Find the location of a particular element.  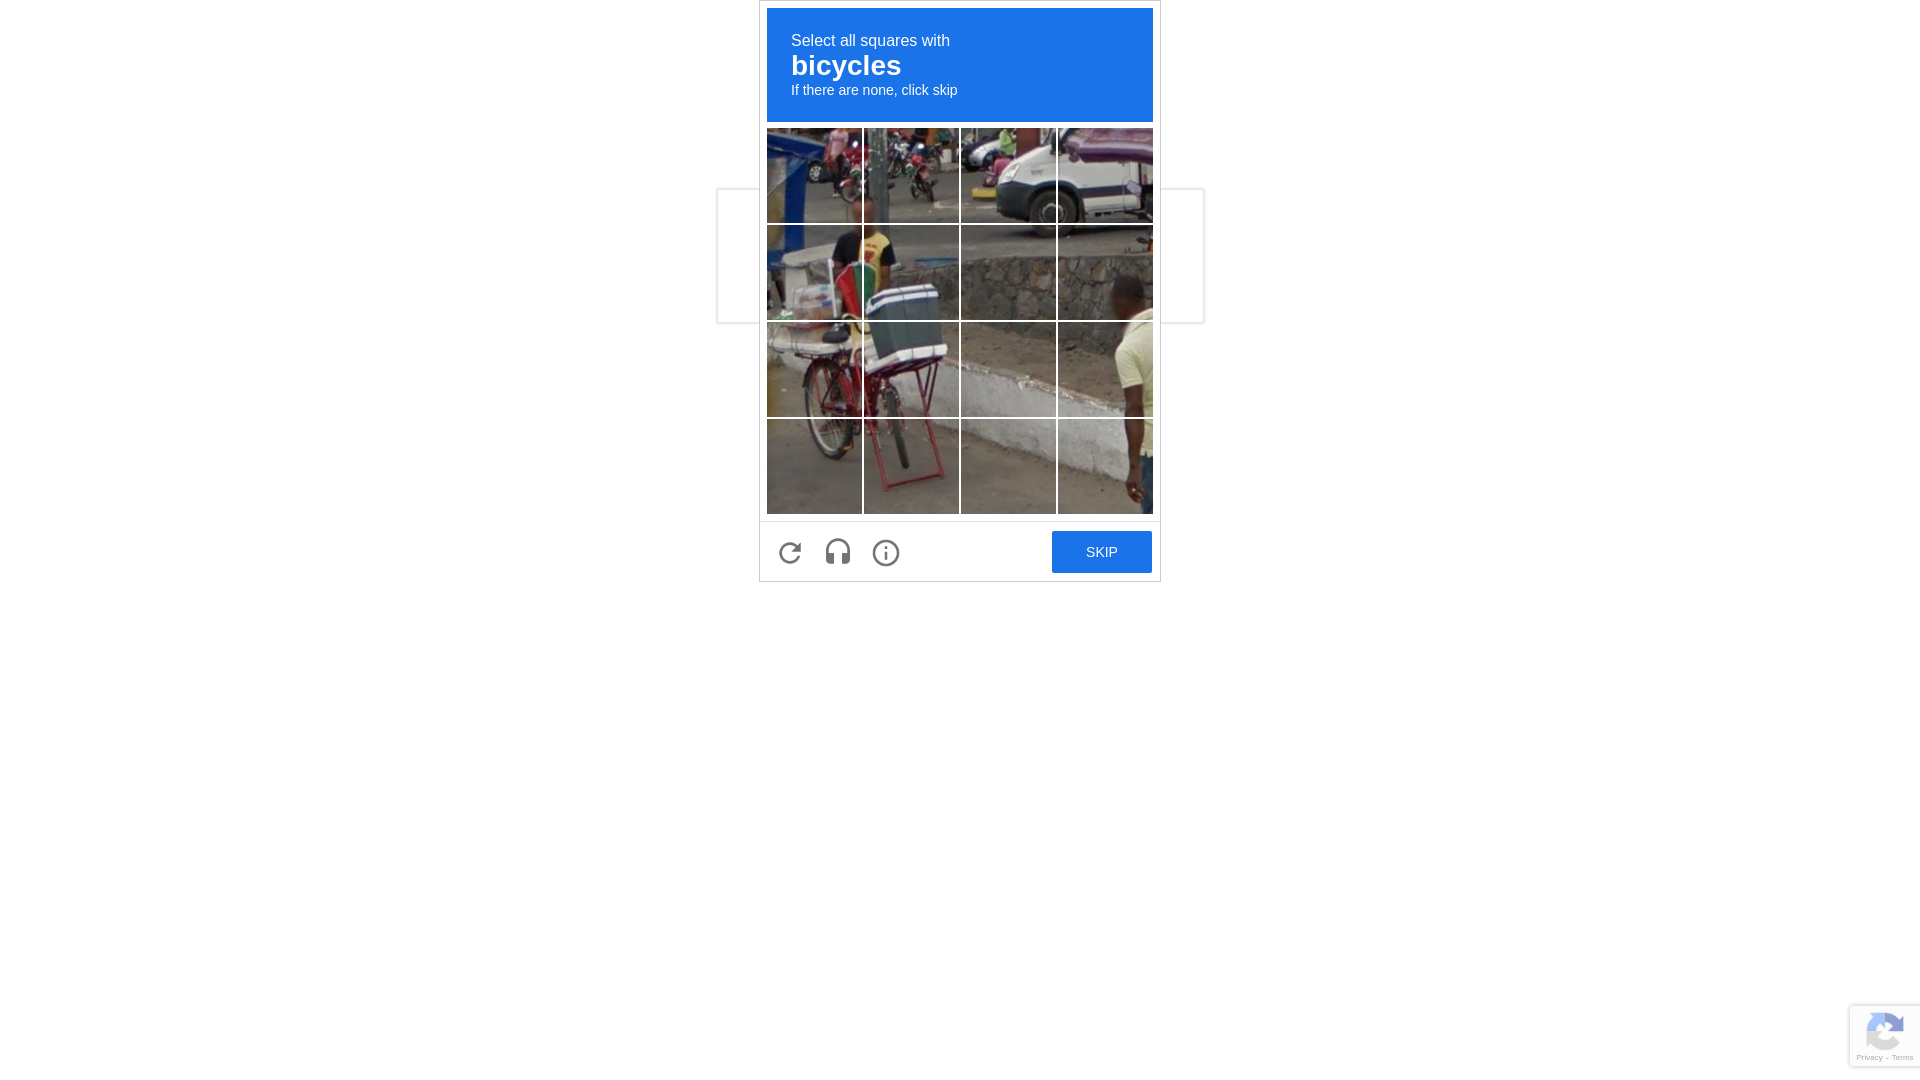

'recaptcha challenge expires in two minutes' is located at coordinates (960, 290).